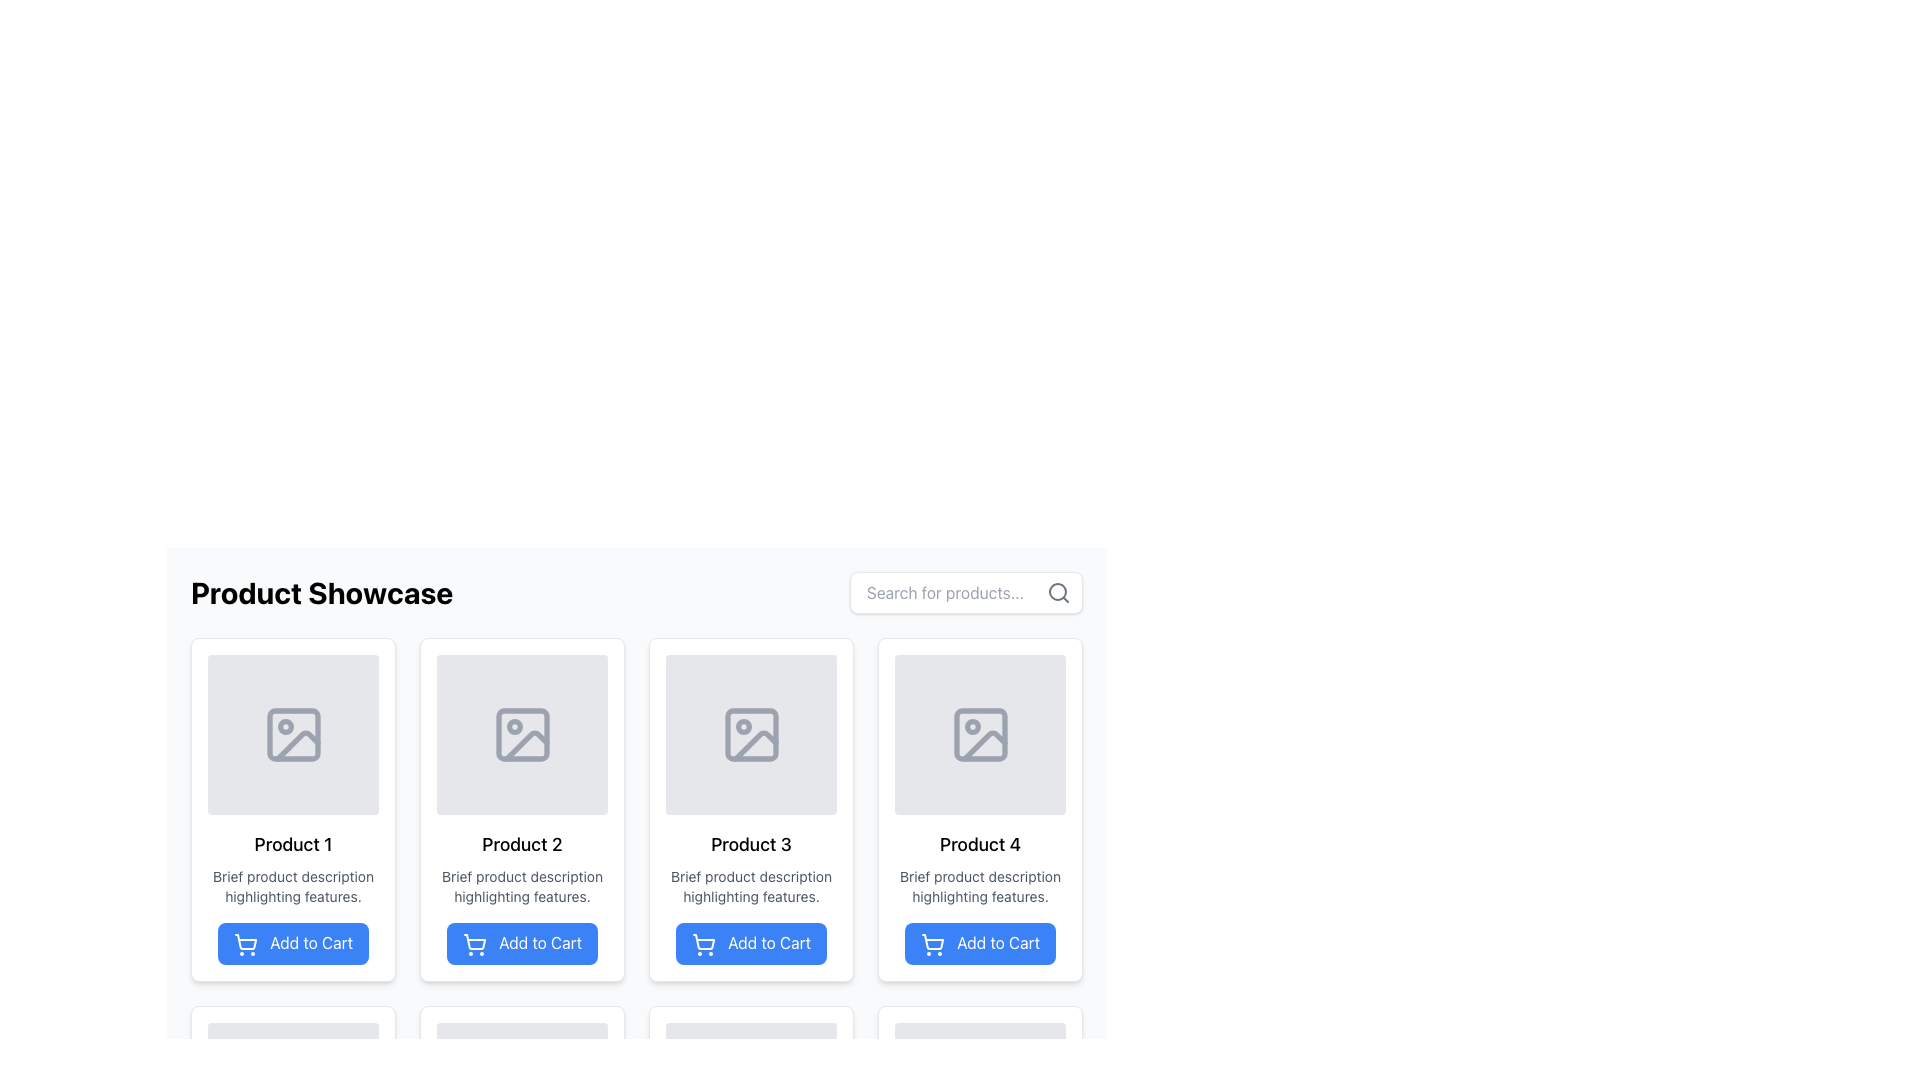  Describe the element at coordinates (292, 735) in the screenshot. I see `the Image Placeholder at the top of the Product 1 card, which indicates where a product's picture would appear` at that location.